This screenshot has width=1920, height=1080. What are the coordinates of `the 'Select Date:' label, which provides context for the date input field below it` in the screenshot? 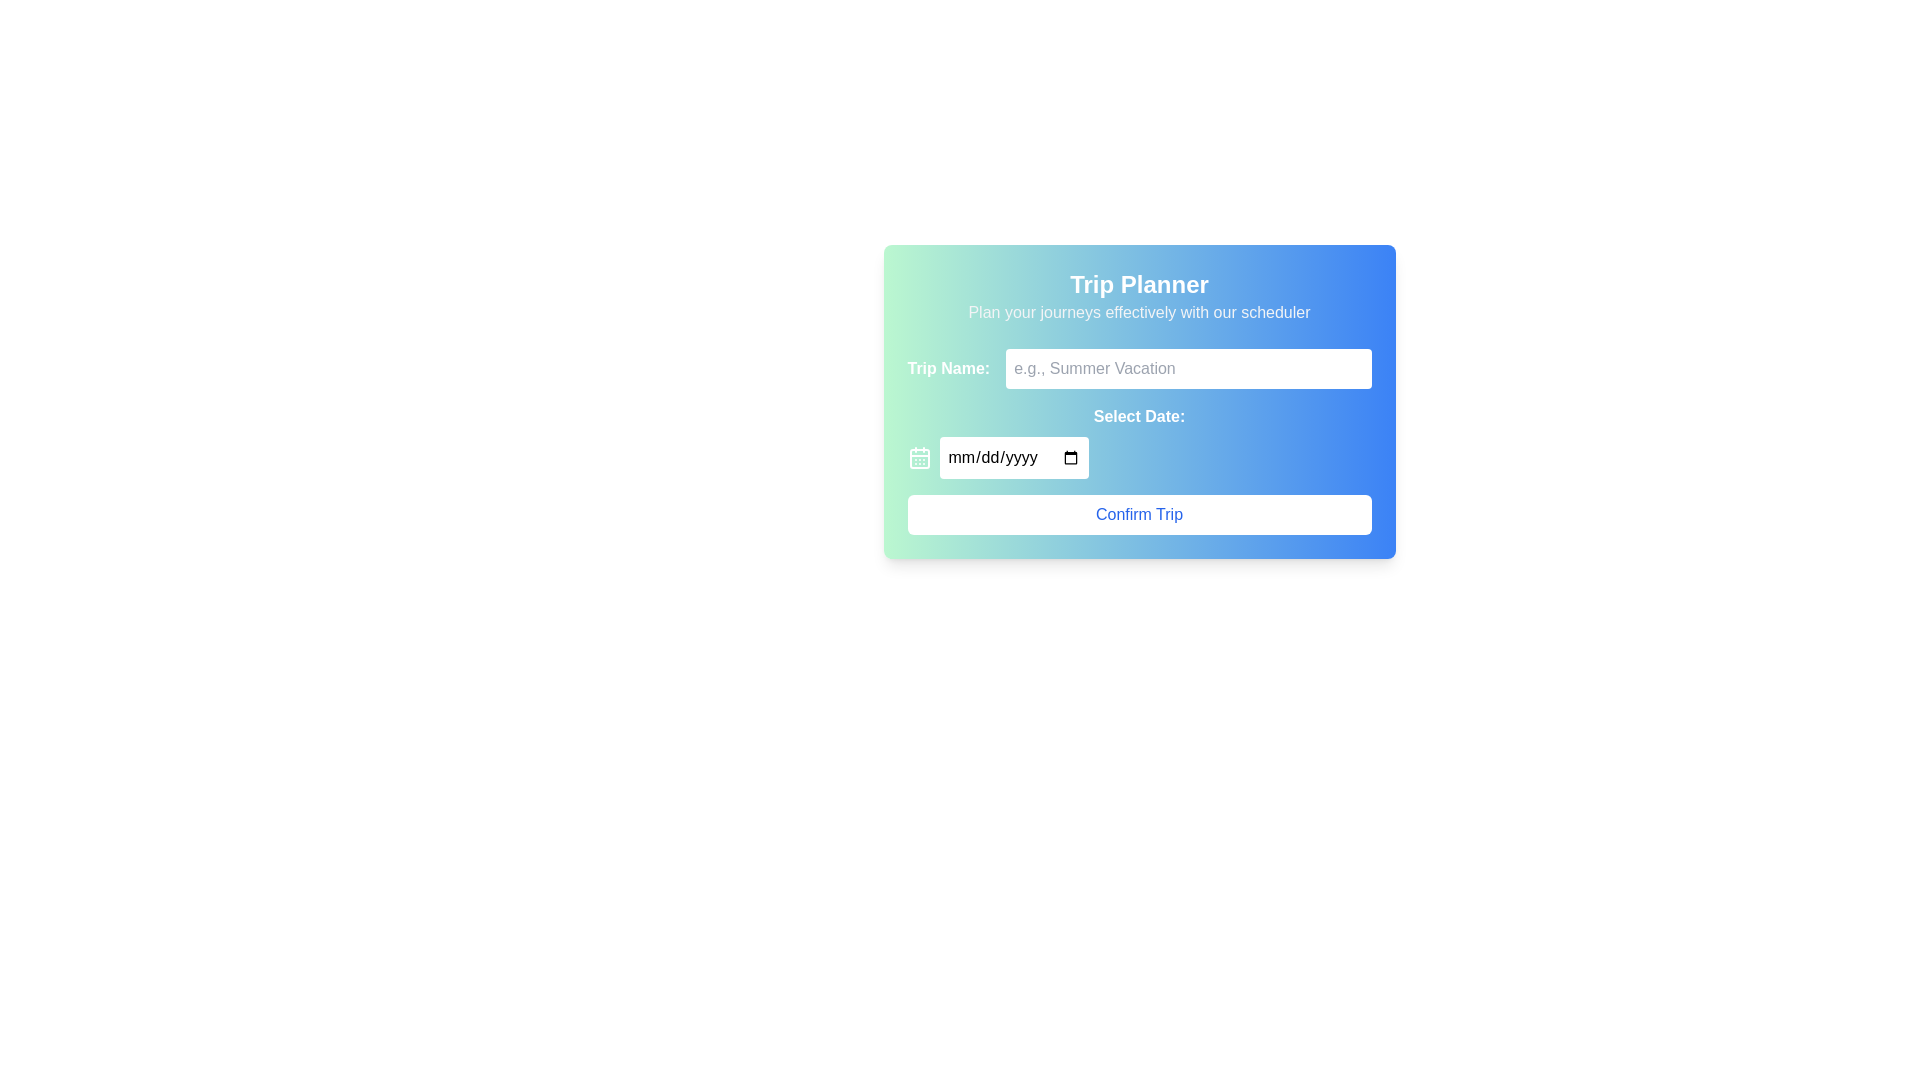 It's located at (1139, 415).